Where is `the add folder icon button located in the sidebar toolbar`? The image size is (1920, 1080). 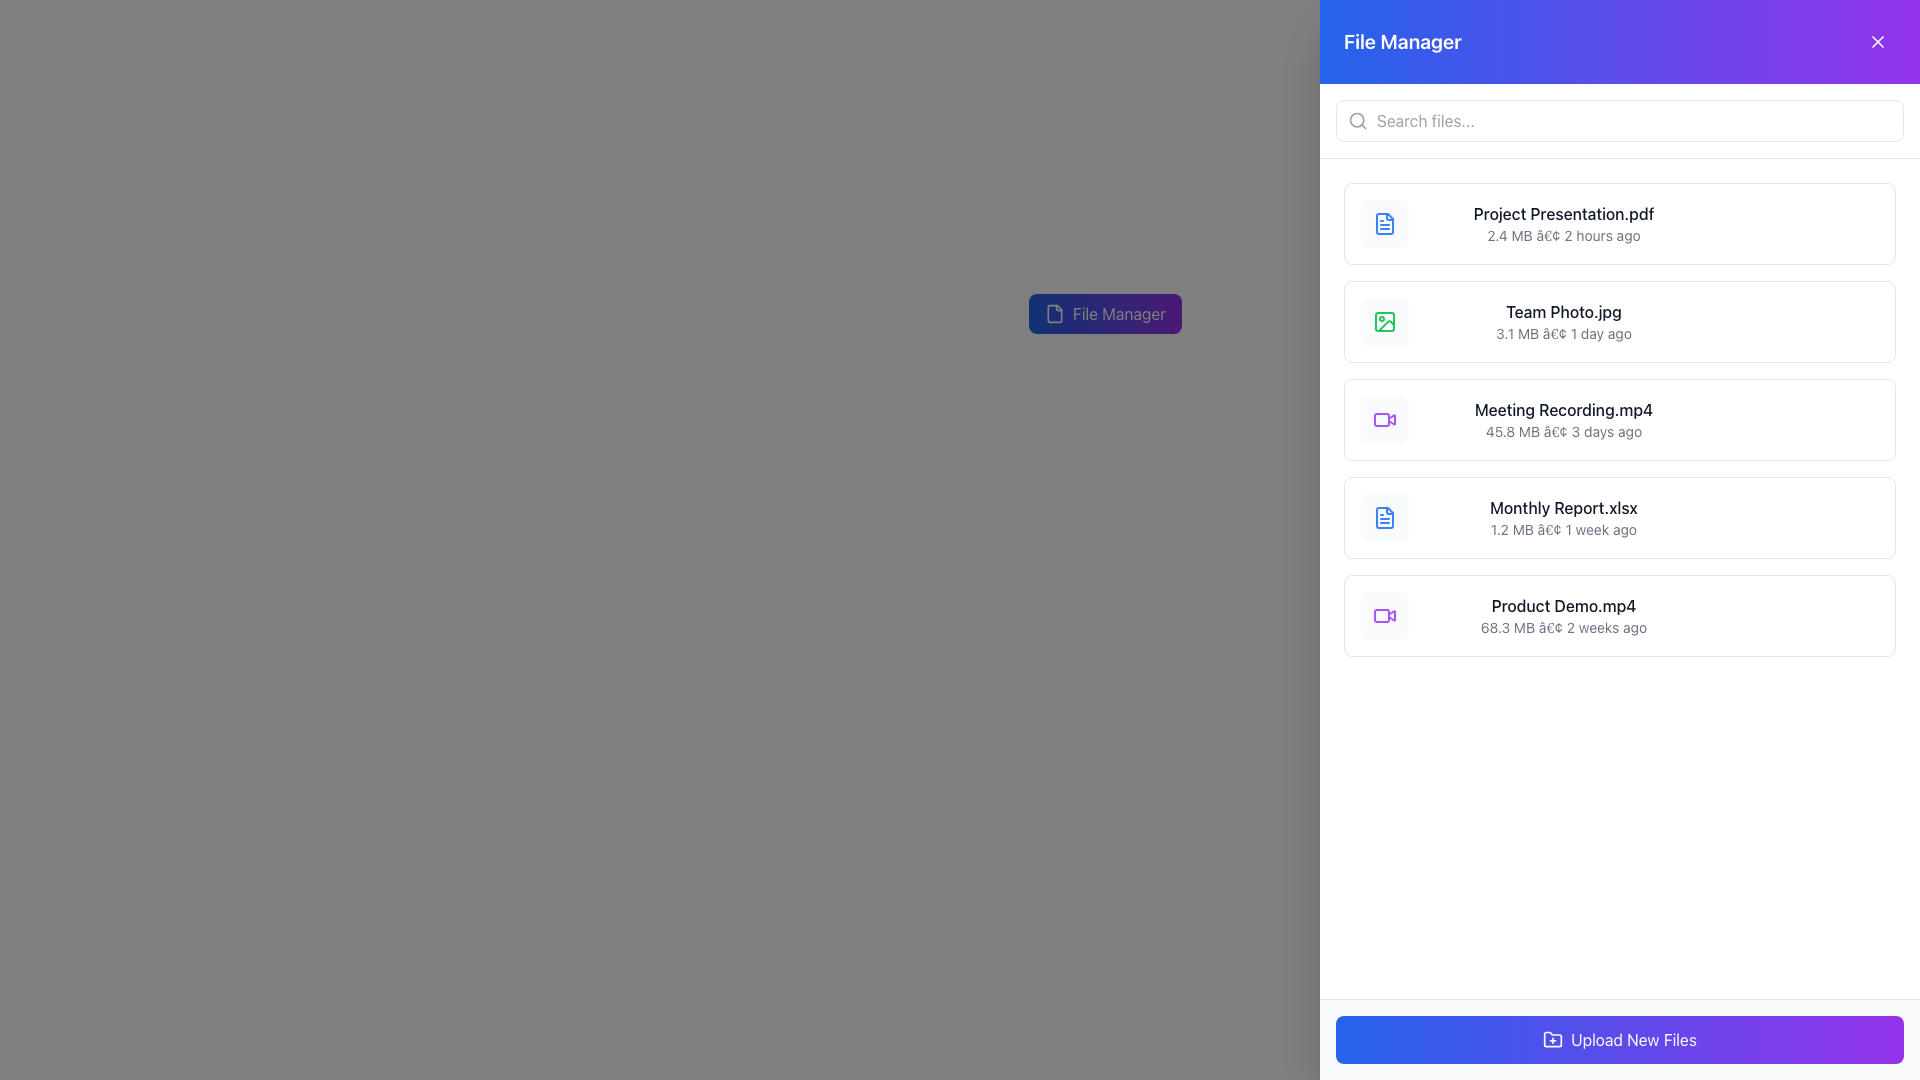 the add folder icon button located in the sidebar toolbar is located at coordinates (1552, 1038).